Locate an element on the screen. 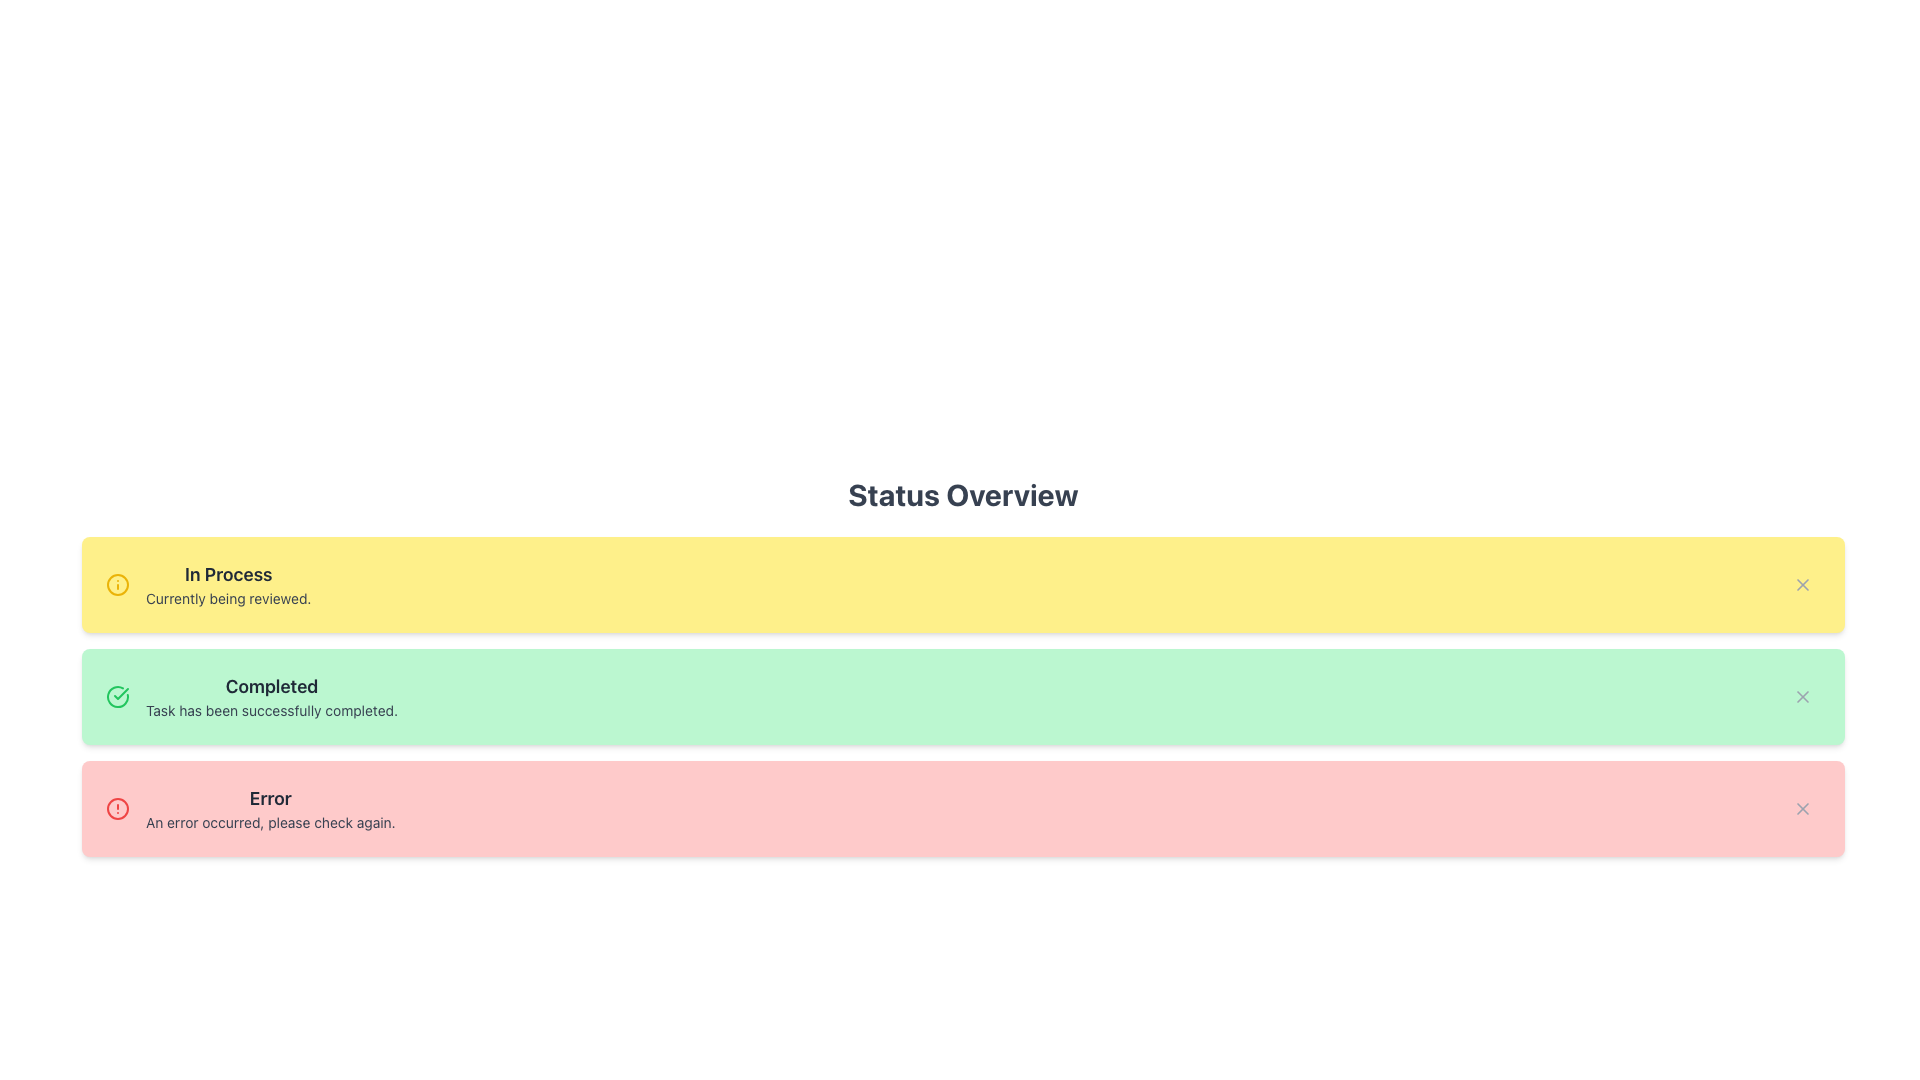 The height and width of the screenshot is (1080, 1920). the text label displaying 'An error occurred, please check again.' located in the red section below the 'Error' title is located at coordinates (269, 822).